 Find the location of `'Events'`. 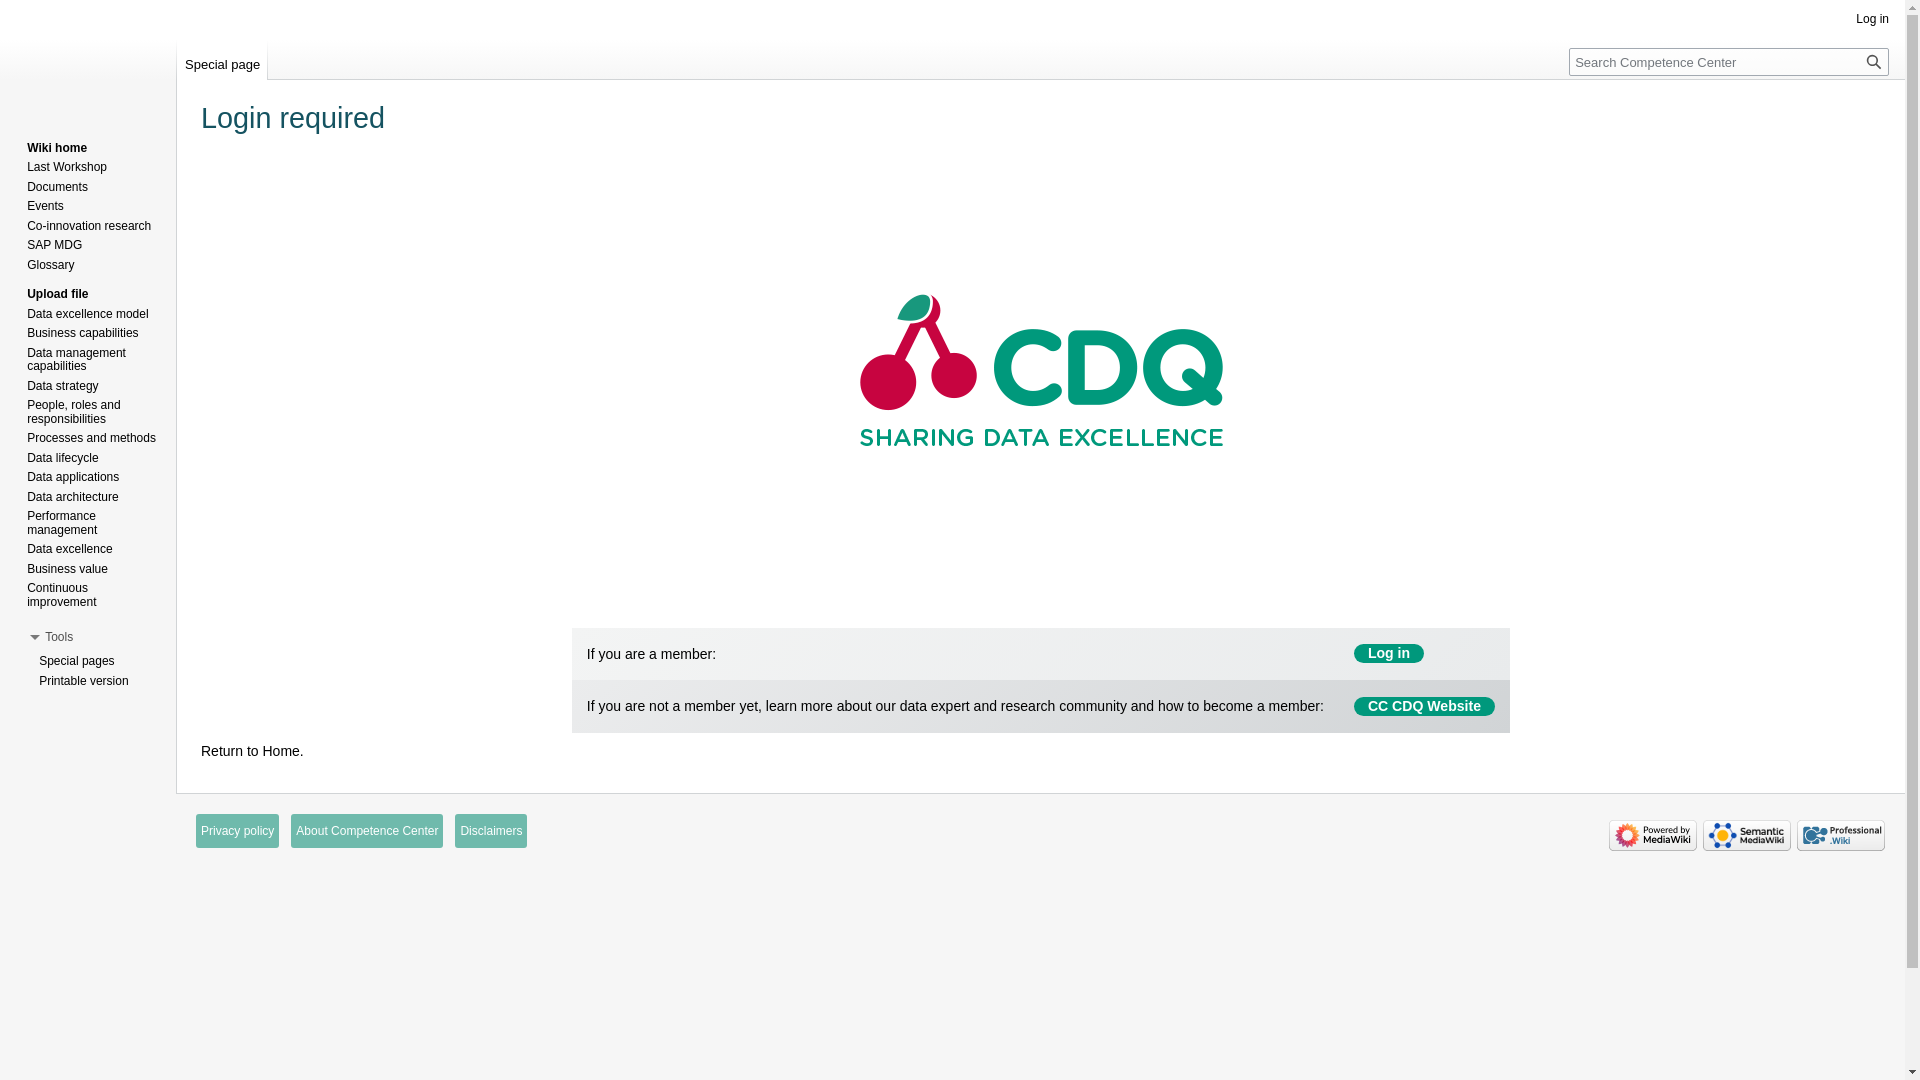

'Events' is located at coordinates (27, 205).